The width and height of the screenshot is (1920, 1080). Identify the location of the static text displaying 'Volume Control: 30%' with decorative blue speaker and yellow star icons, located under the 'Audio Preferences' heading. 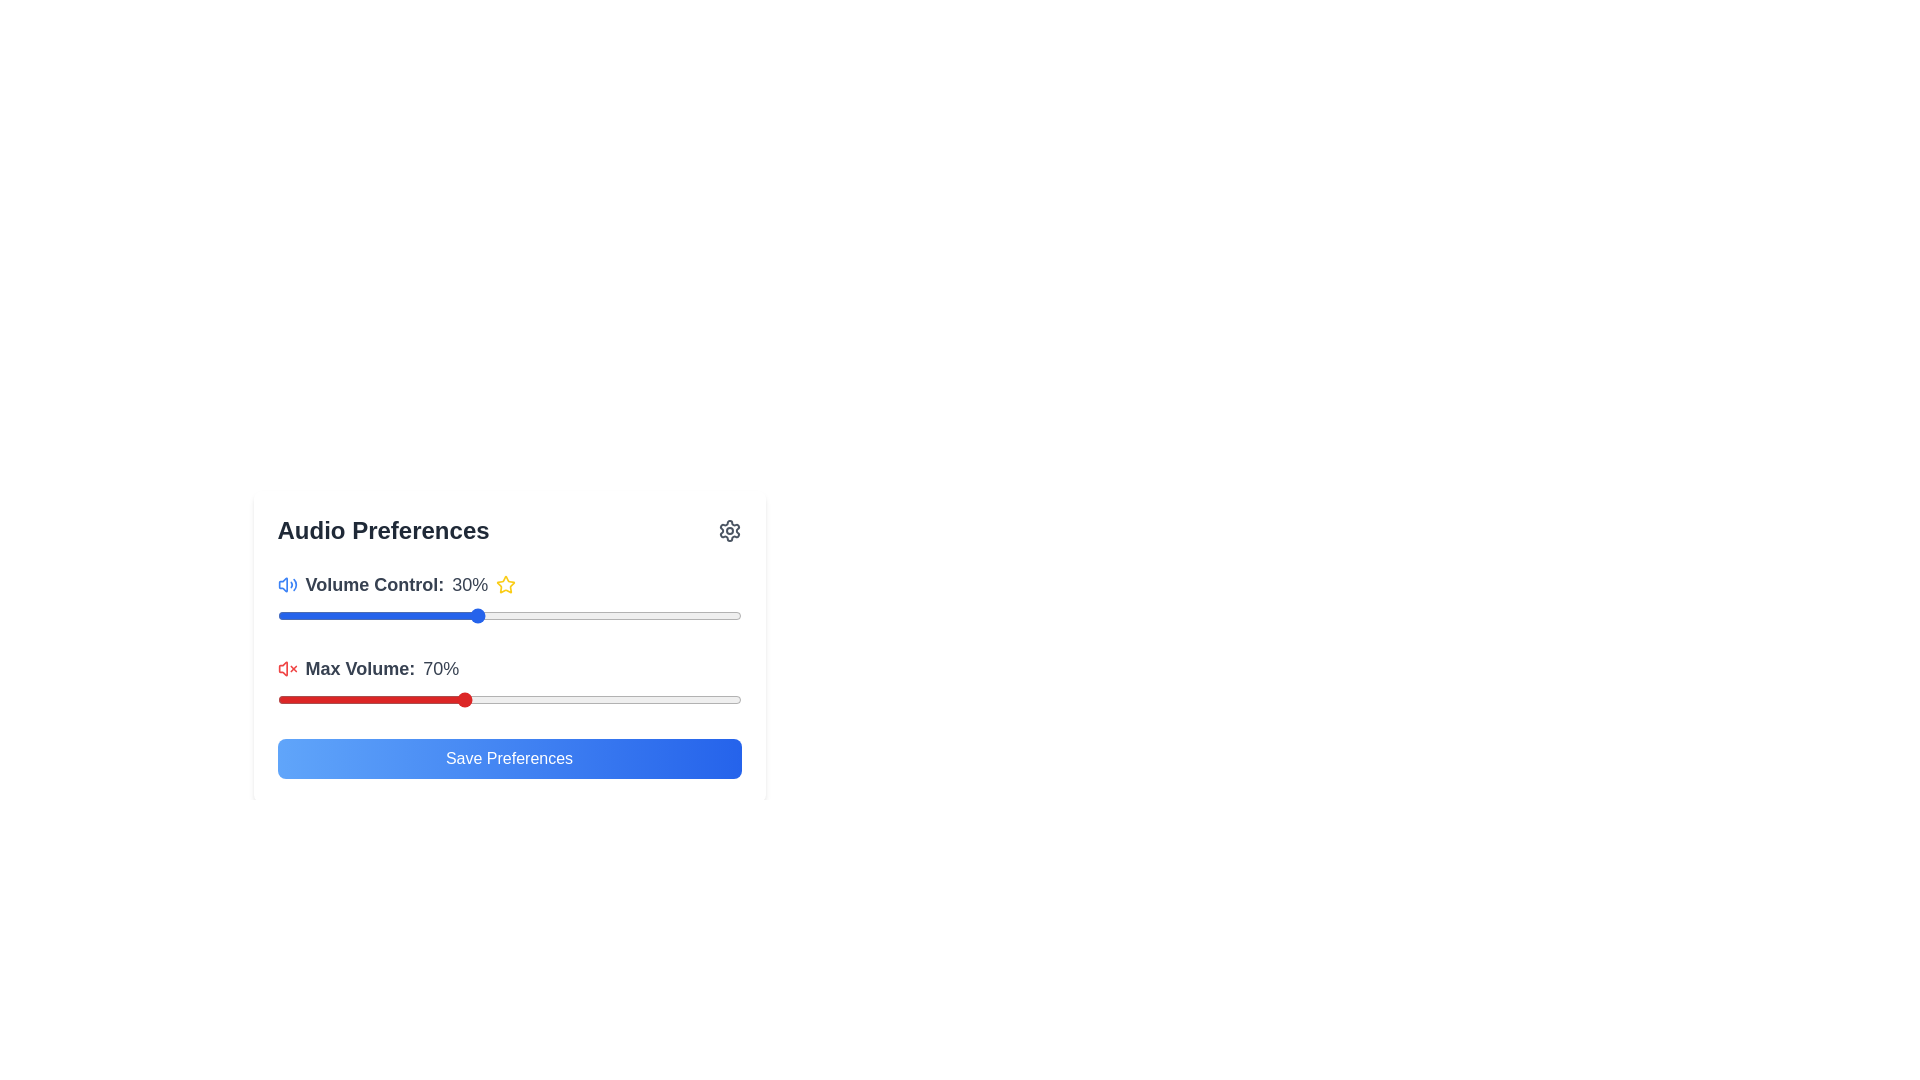
(509, 585).